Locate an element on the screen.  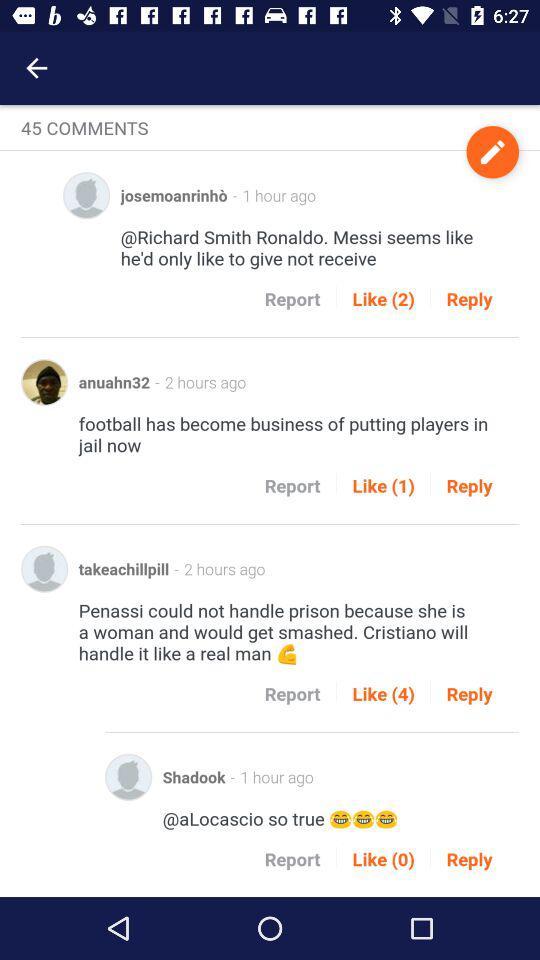
like (1) icon is located at coordinates (383, 484).